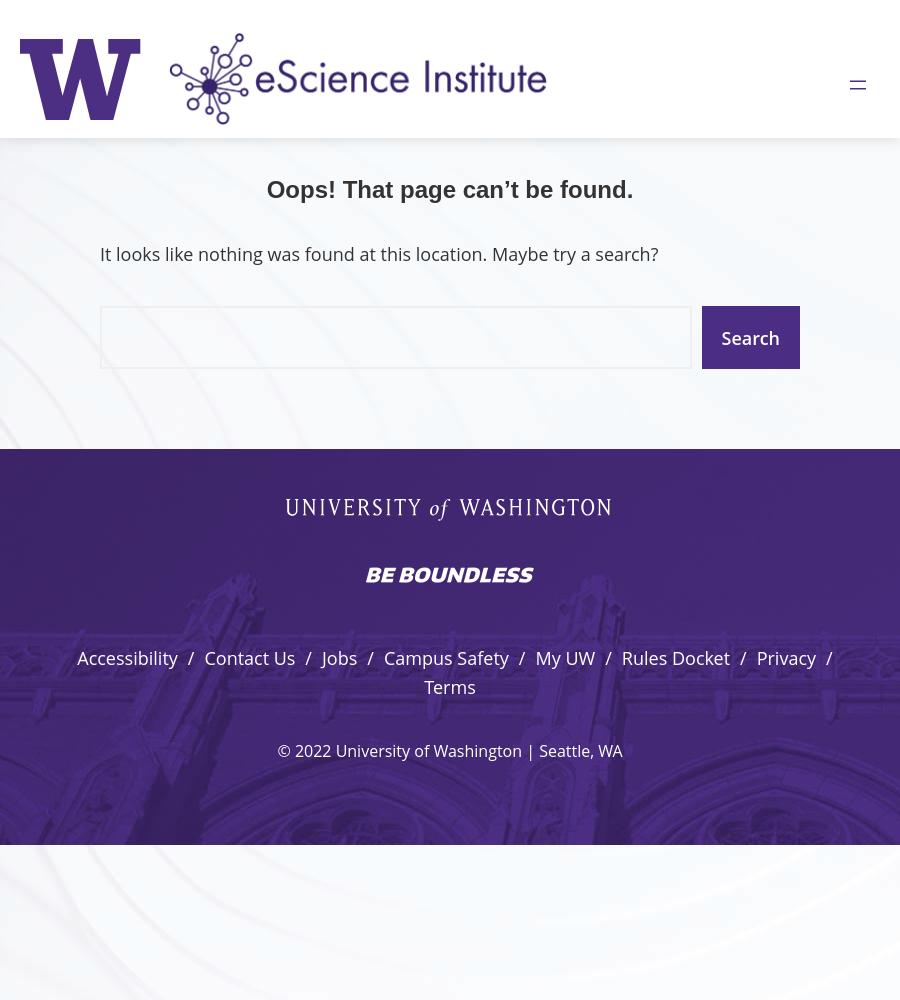 The image size is (900, 1000). What do you see at coordinates (749, 336) in the screenshot?
I see `'Search'` at bounding box center [749, 336].